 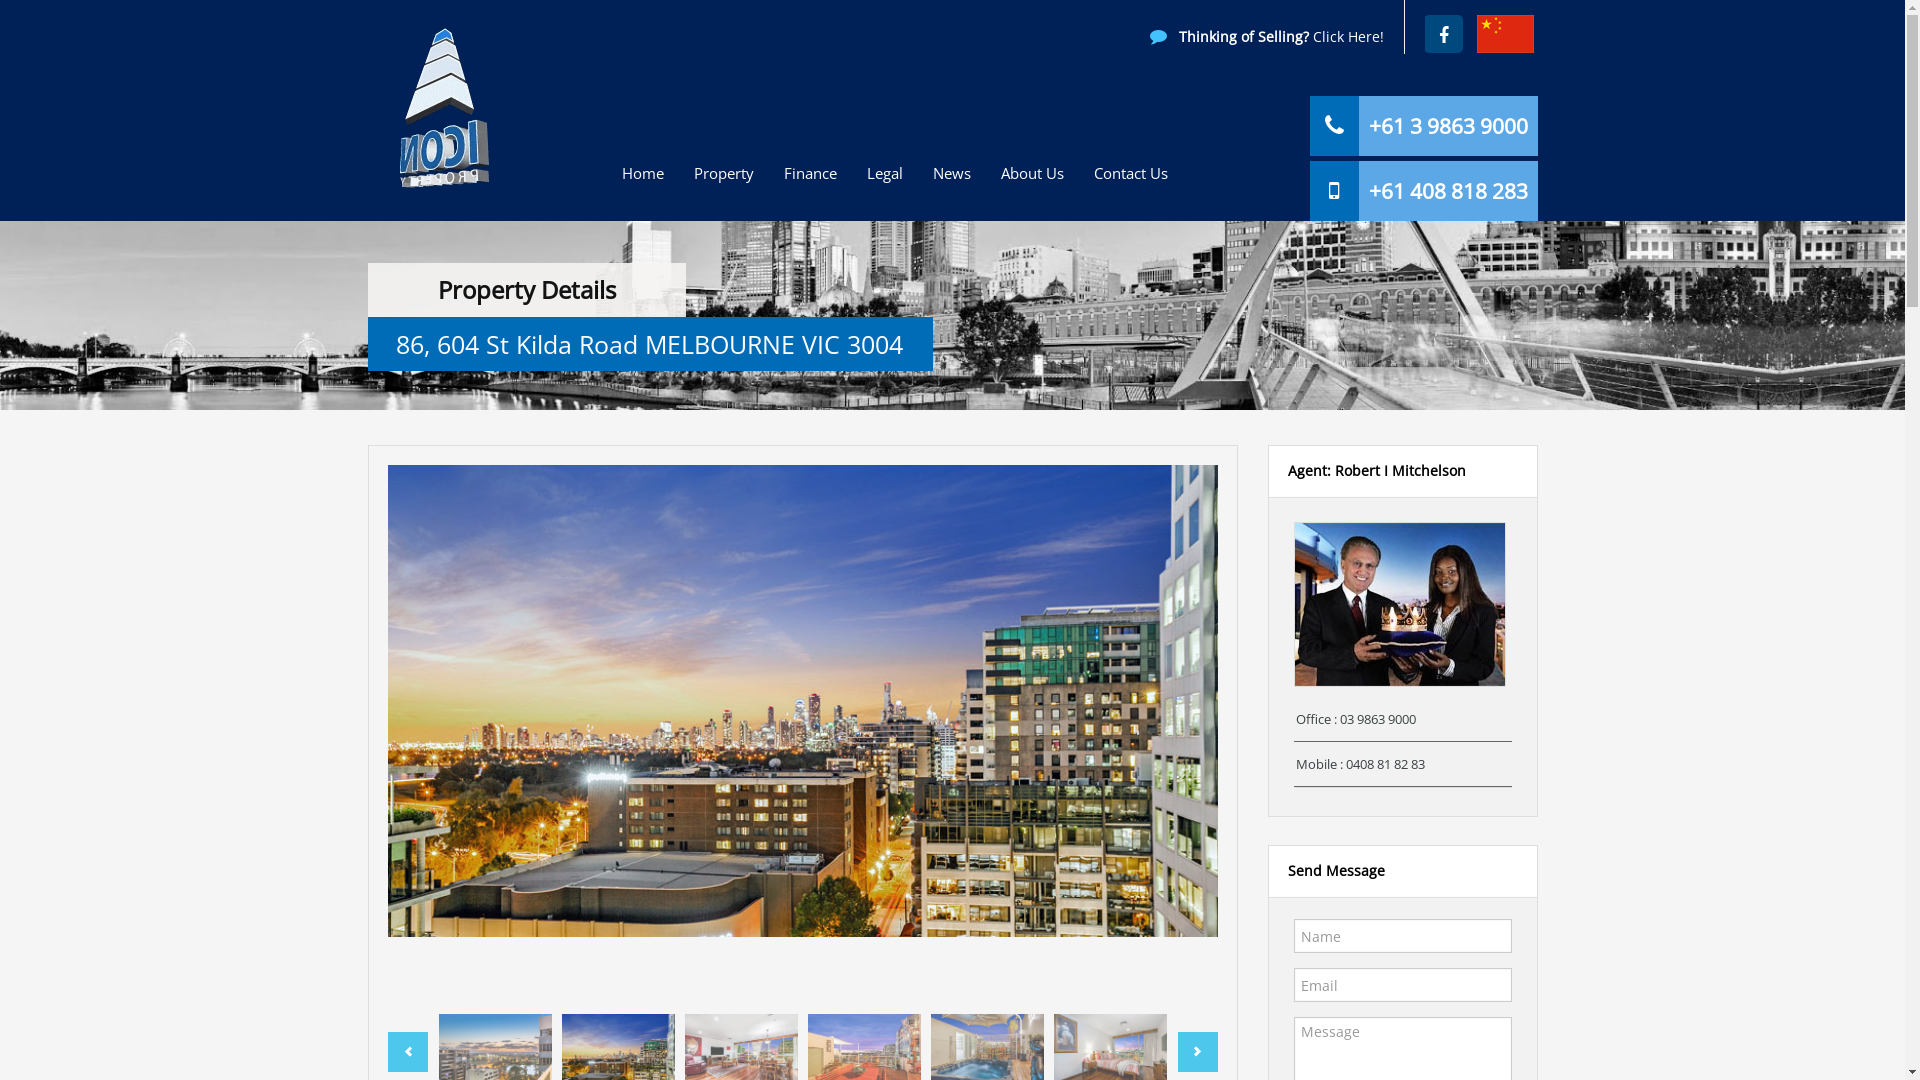 I want to click on 'Icon Property', so click(x=368, y=108).